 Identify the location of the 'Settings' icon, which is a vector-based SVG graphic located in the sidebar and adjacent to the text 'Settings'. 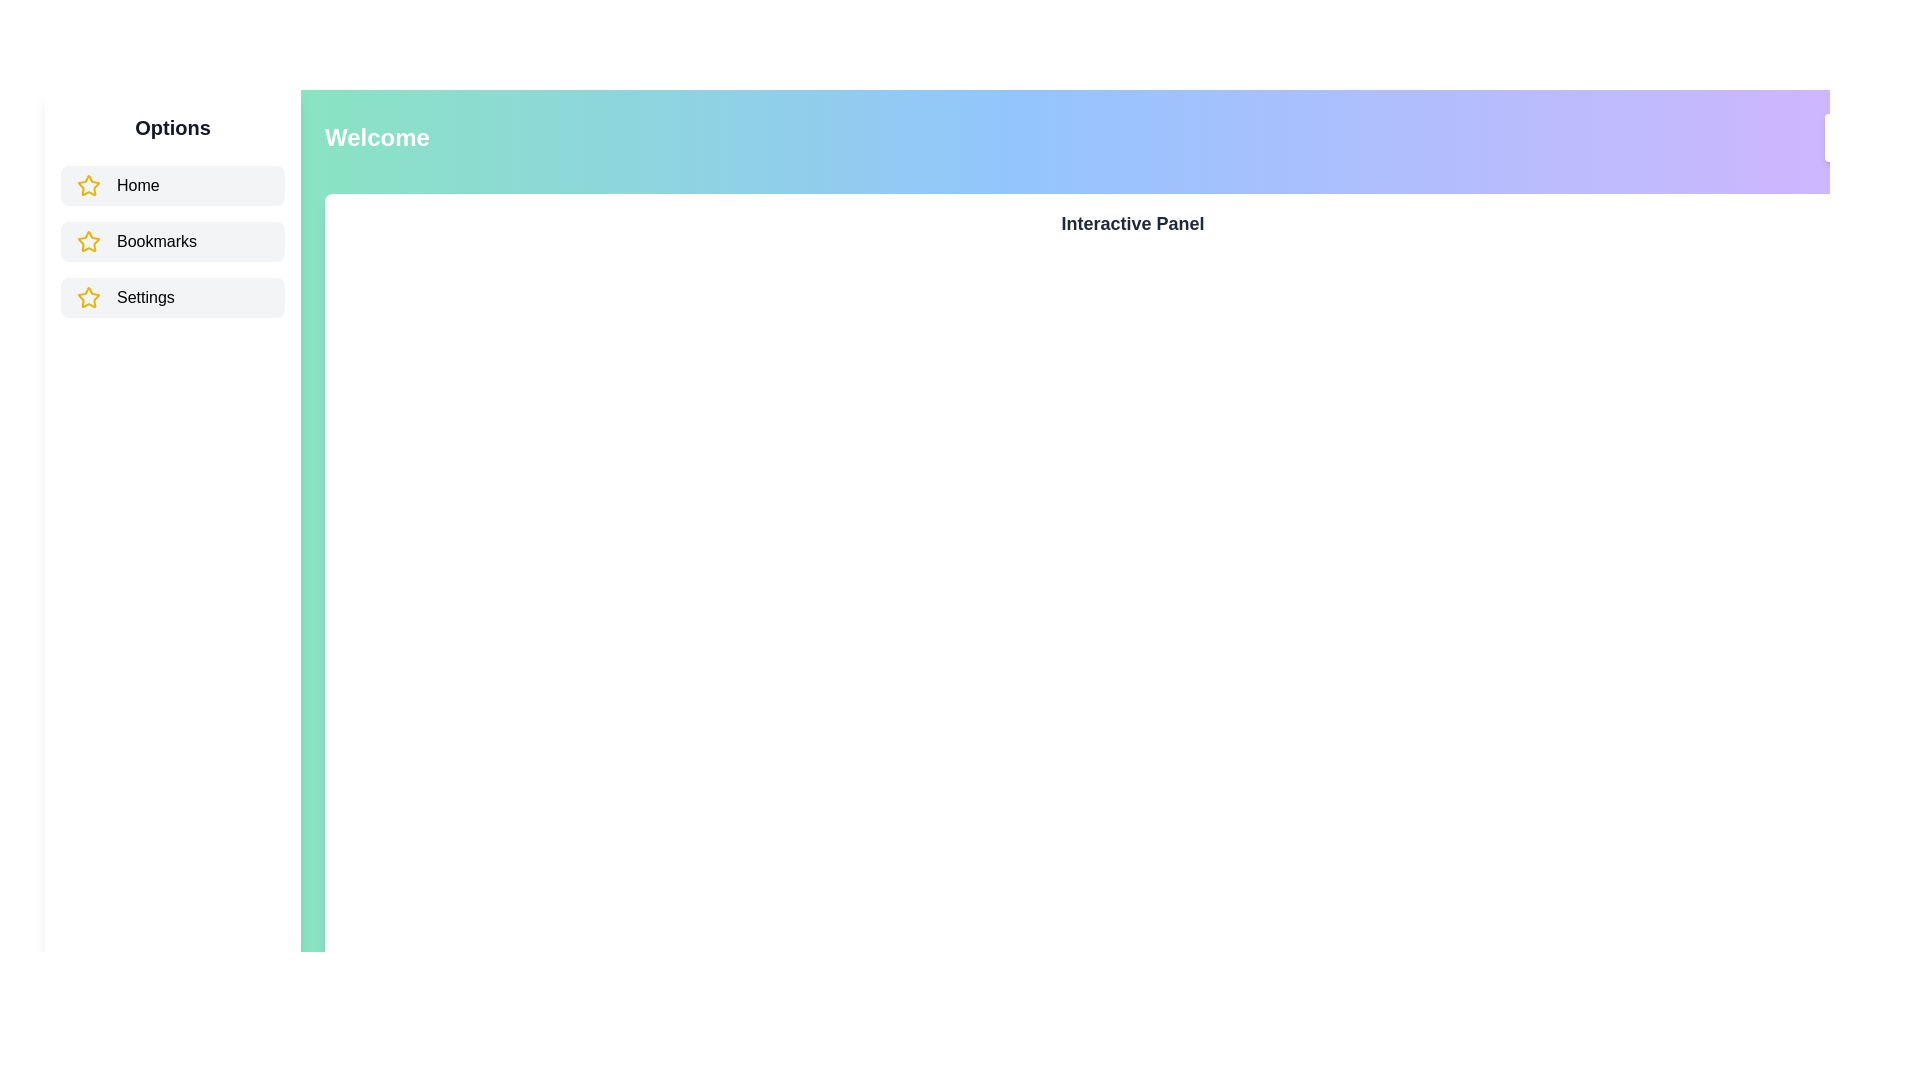
(88, 297).